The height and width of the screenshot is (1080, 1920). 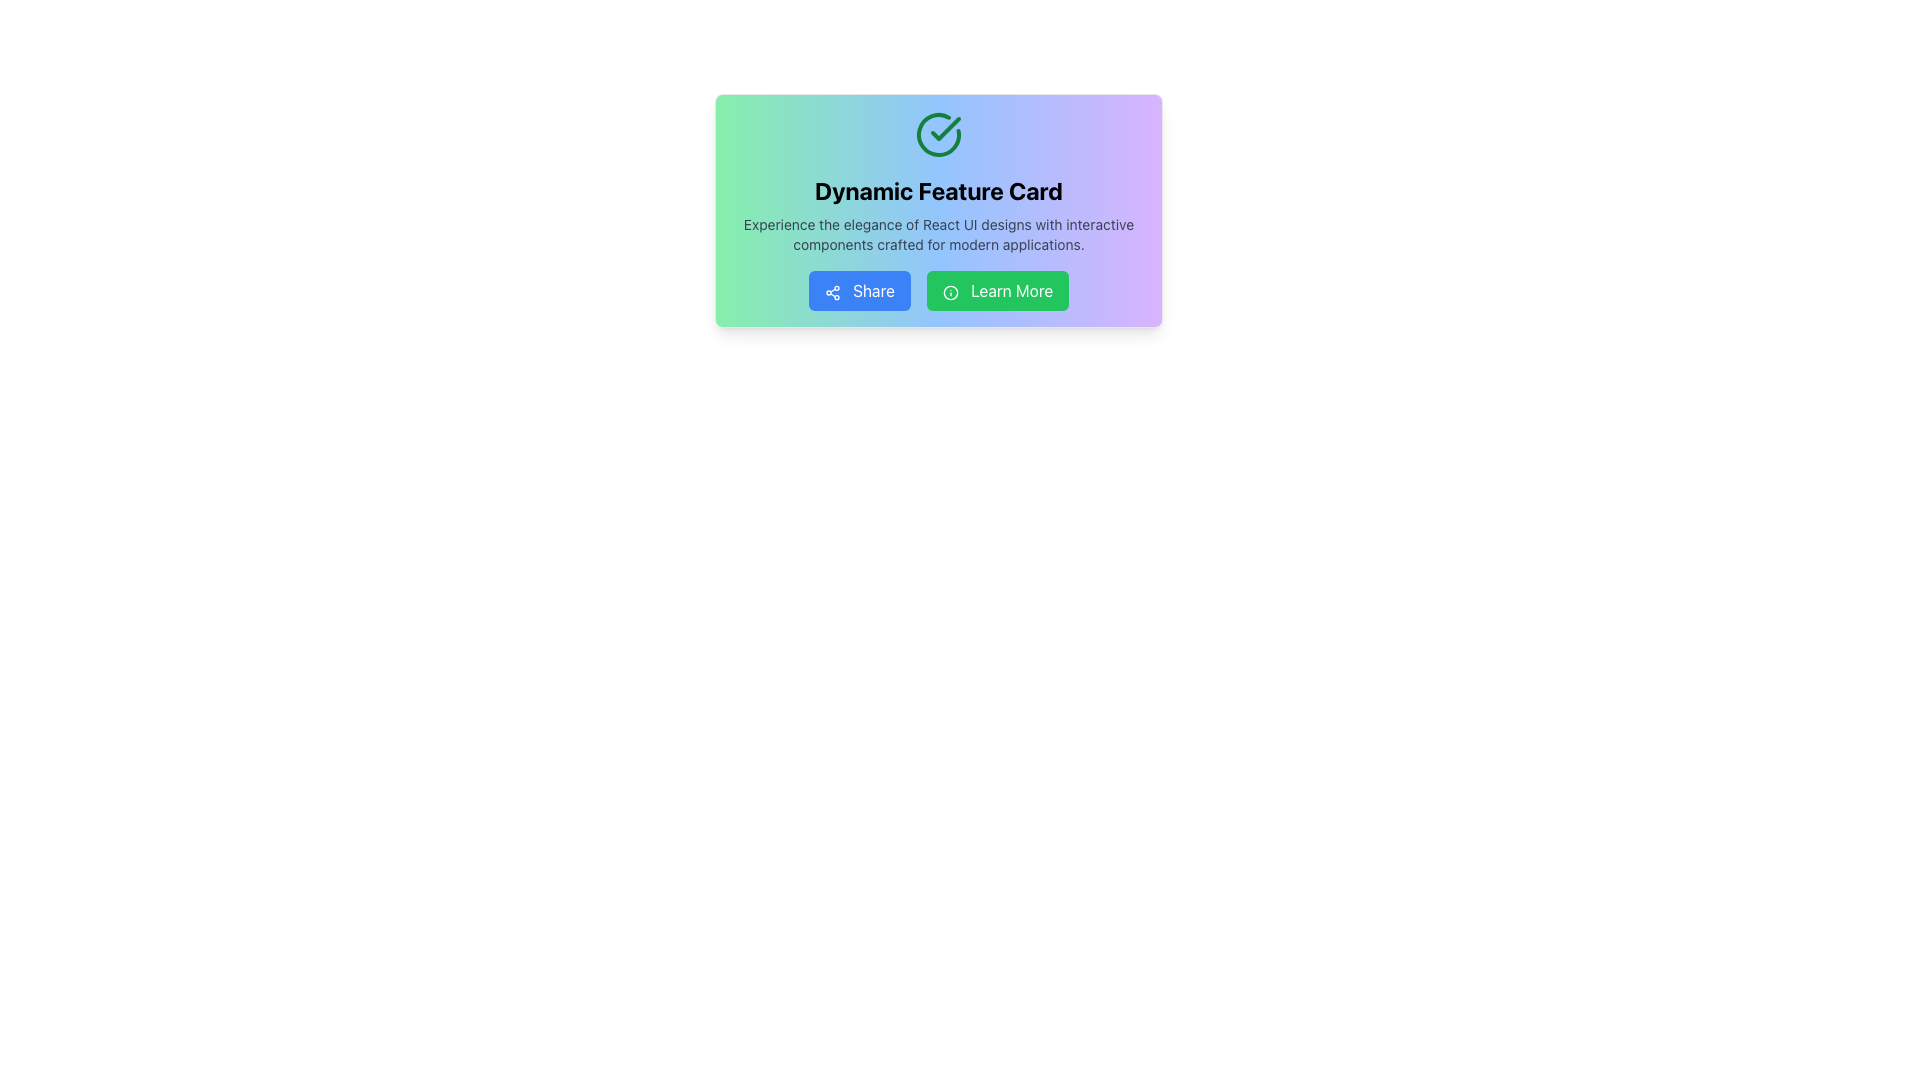 I want to click on the Decorative Icon inside the blue 'Share' button located at the bottom left of the 'Dynamic Feature Card', so click(x=832, y=292).